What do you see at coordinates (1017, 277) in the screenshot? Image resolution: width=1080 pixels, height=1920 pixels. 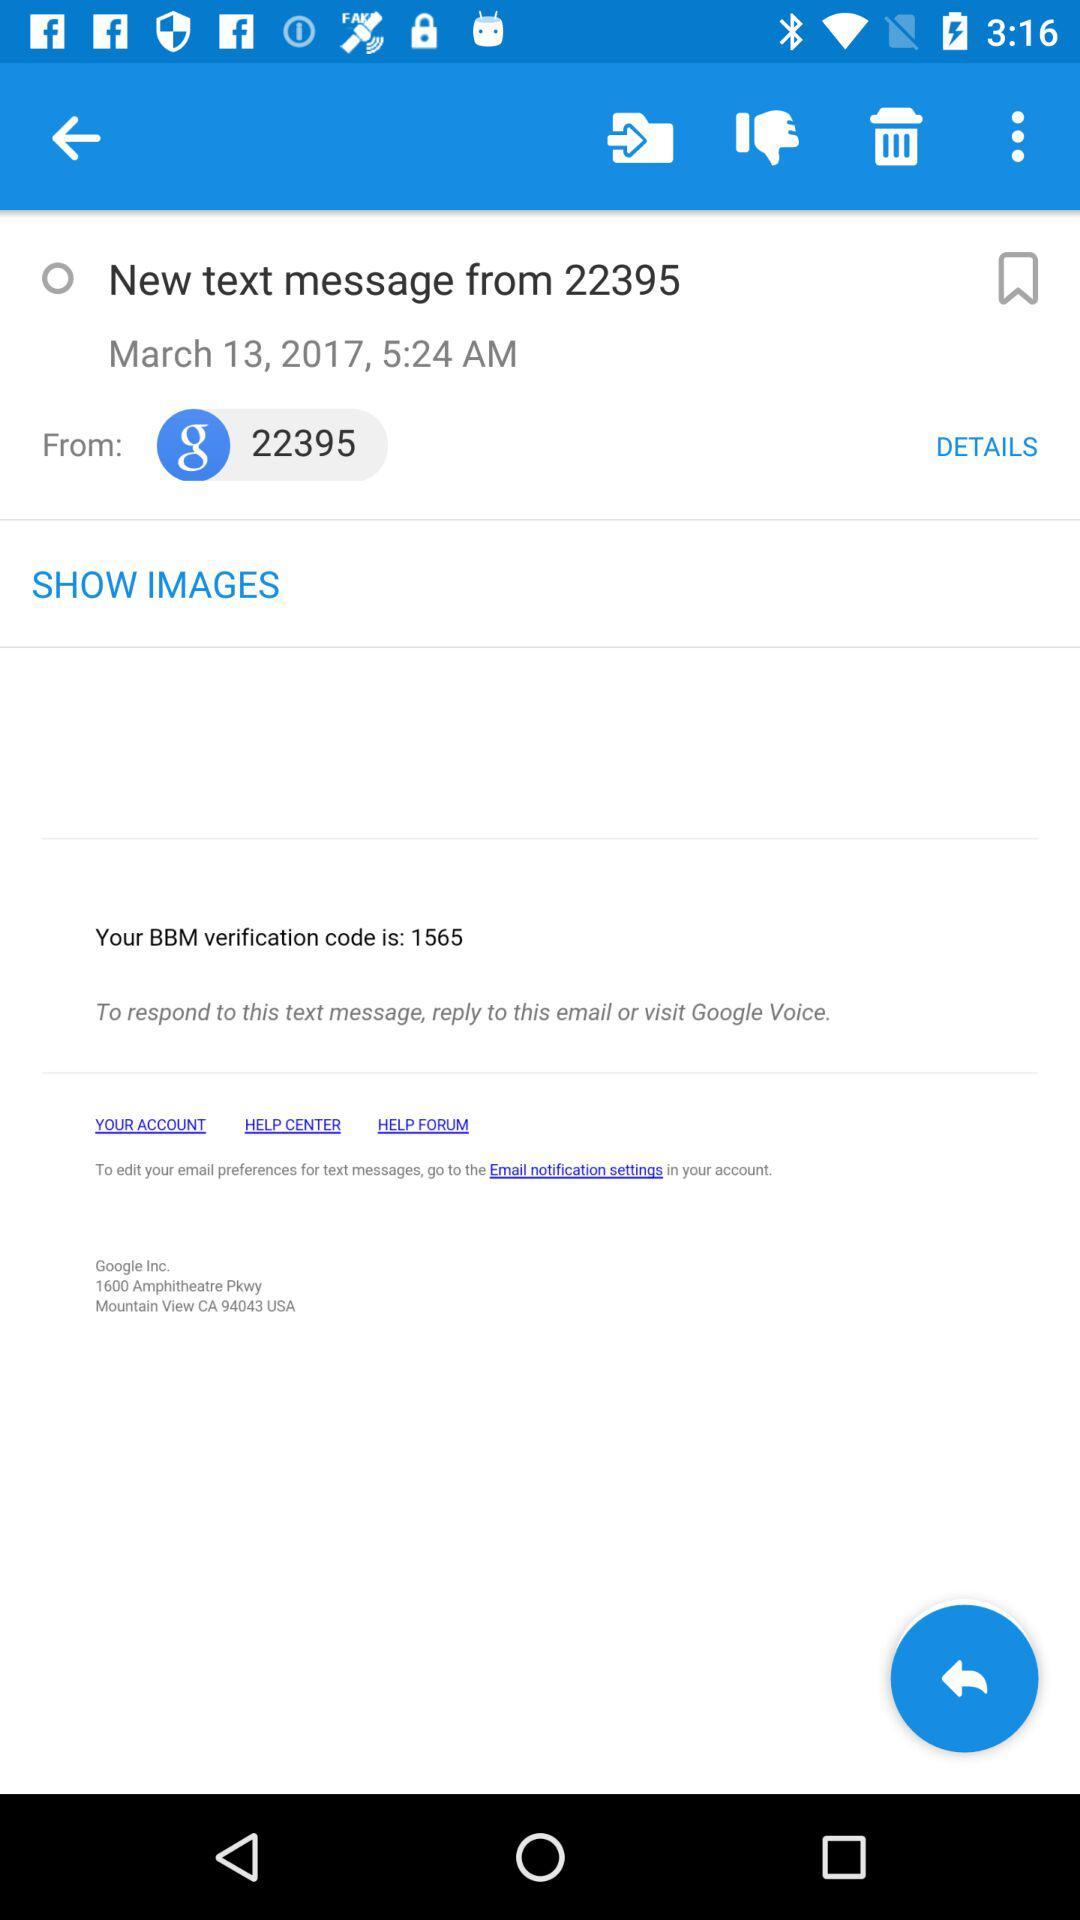 I see `the bookmark icon` at bounding box center [1017, 277].